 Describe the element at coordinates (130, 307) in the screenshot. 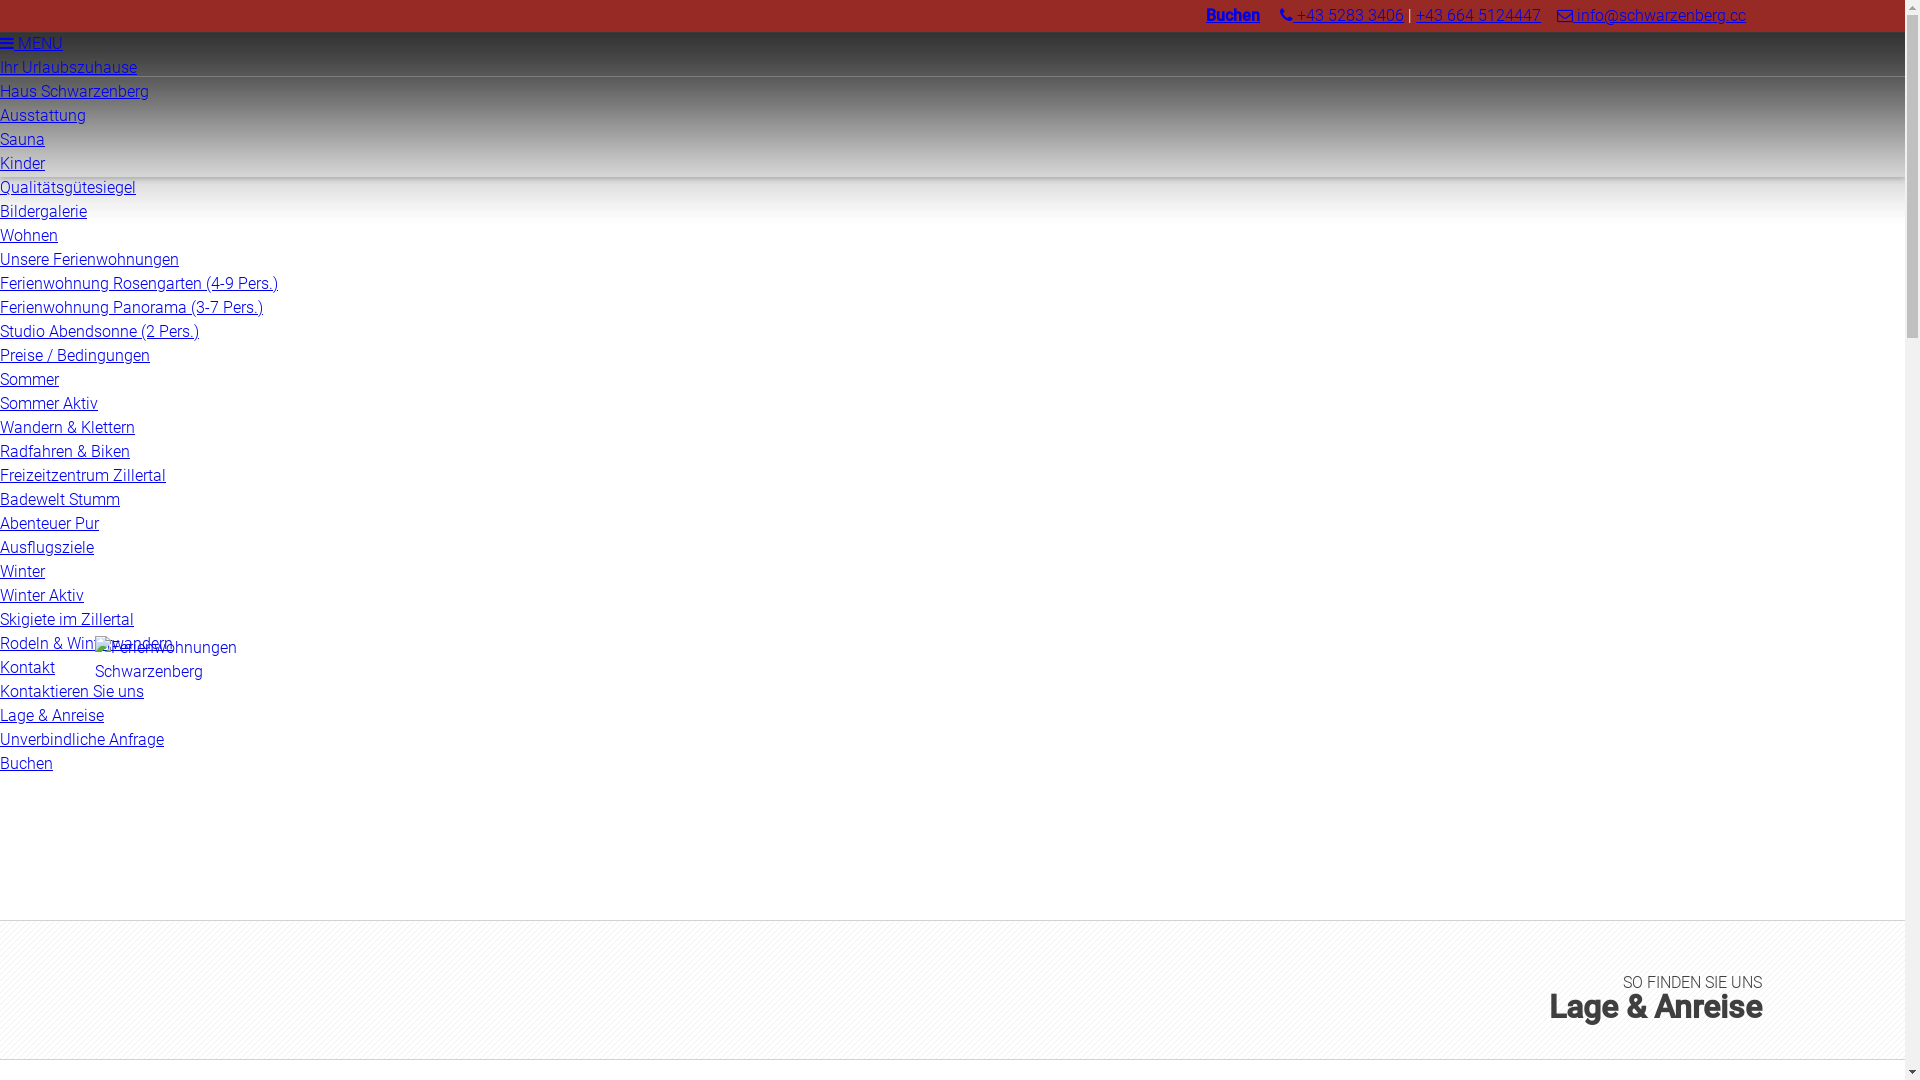

I see `'Ferienwohnung Panorama (3-7 Pers.)'` at that location.